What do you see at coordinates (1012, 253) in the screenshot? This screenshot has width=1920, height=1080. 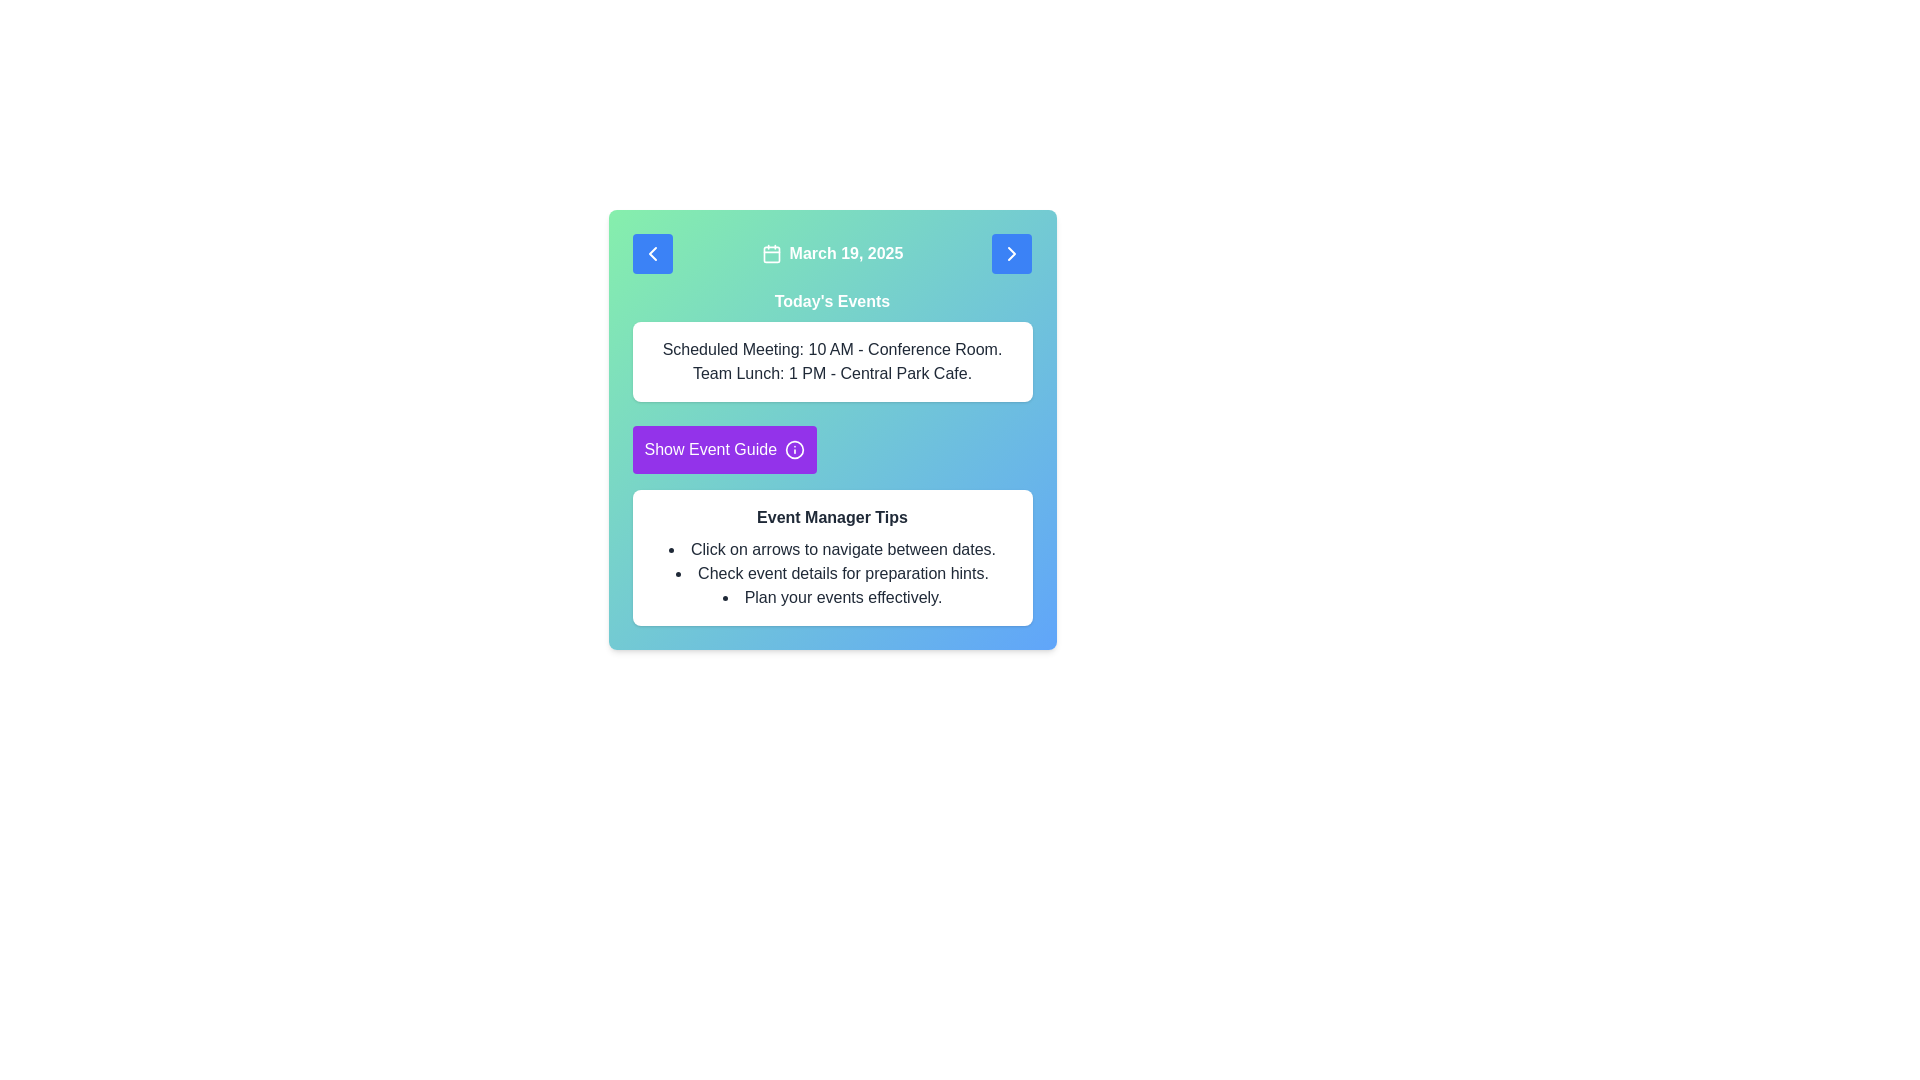 I see `the navigation button located at the top-right corner of the card` at bounding box center [1012, 253].